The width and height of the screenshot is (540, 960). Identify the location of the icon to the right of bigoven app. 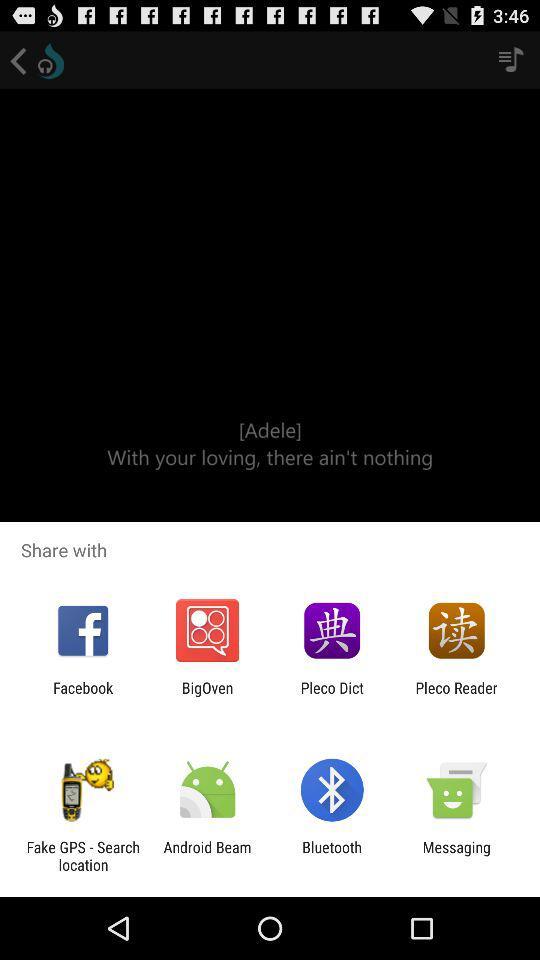
(332, 696).